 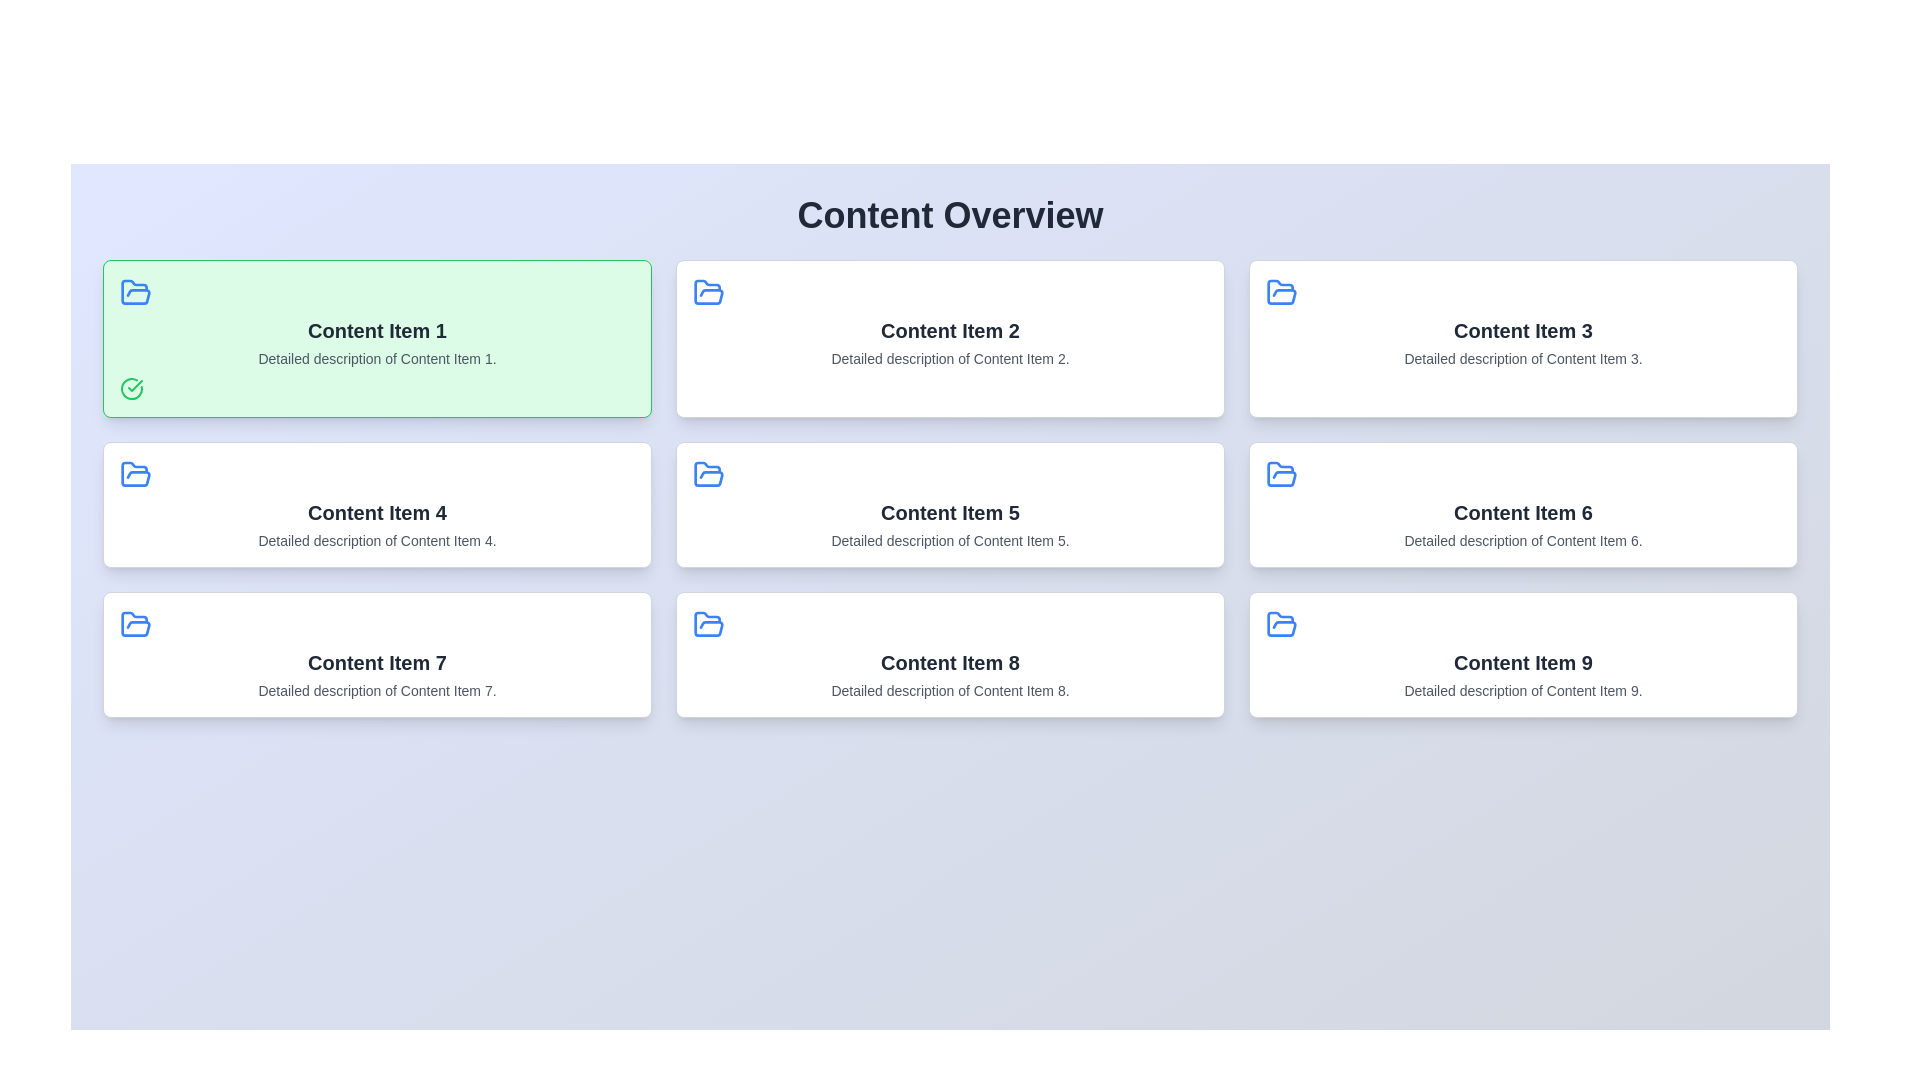 What do you see at coordinates (134, 293) in the screenshot?
I see `the blue folder icon with rounded edges located in the green-highlighted section of 'Content Item 1'` at bounding box center [134, 293].